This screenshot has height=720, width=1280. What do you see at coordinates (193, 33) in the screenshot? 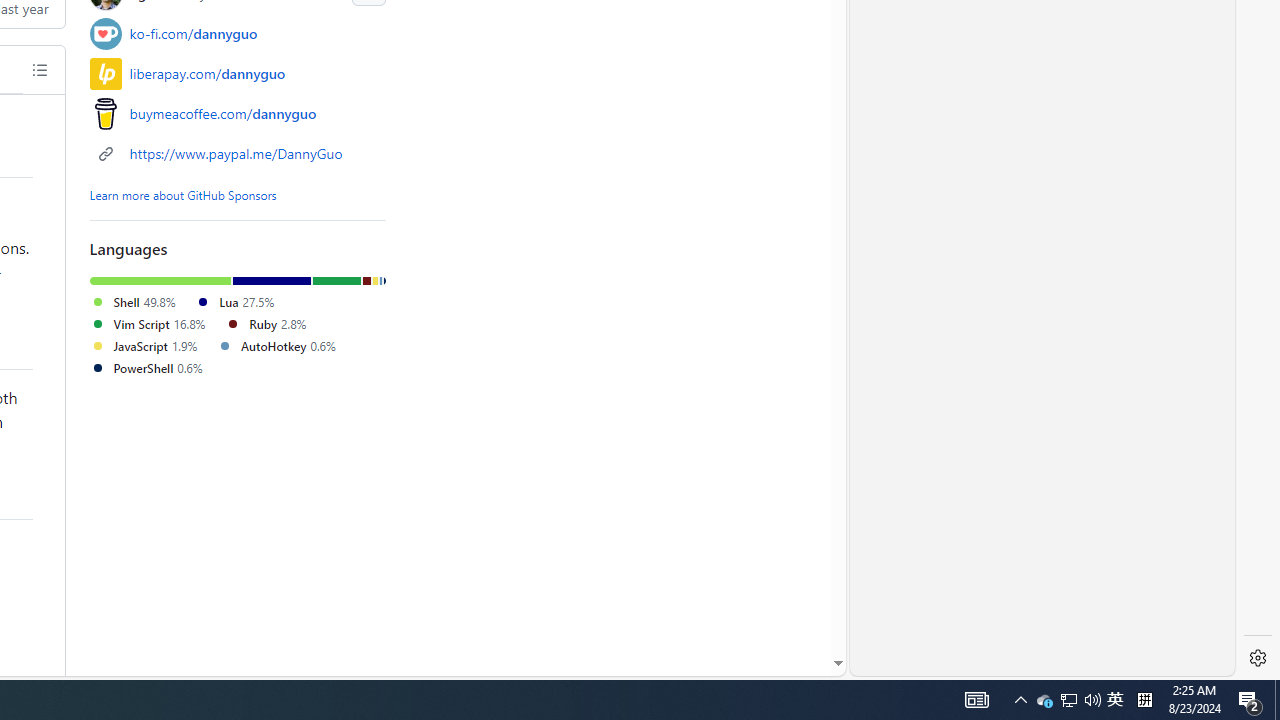
I see `'ko-fi.com/dannyguo'` at bounding box center [193, 33].